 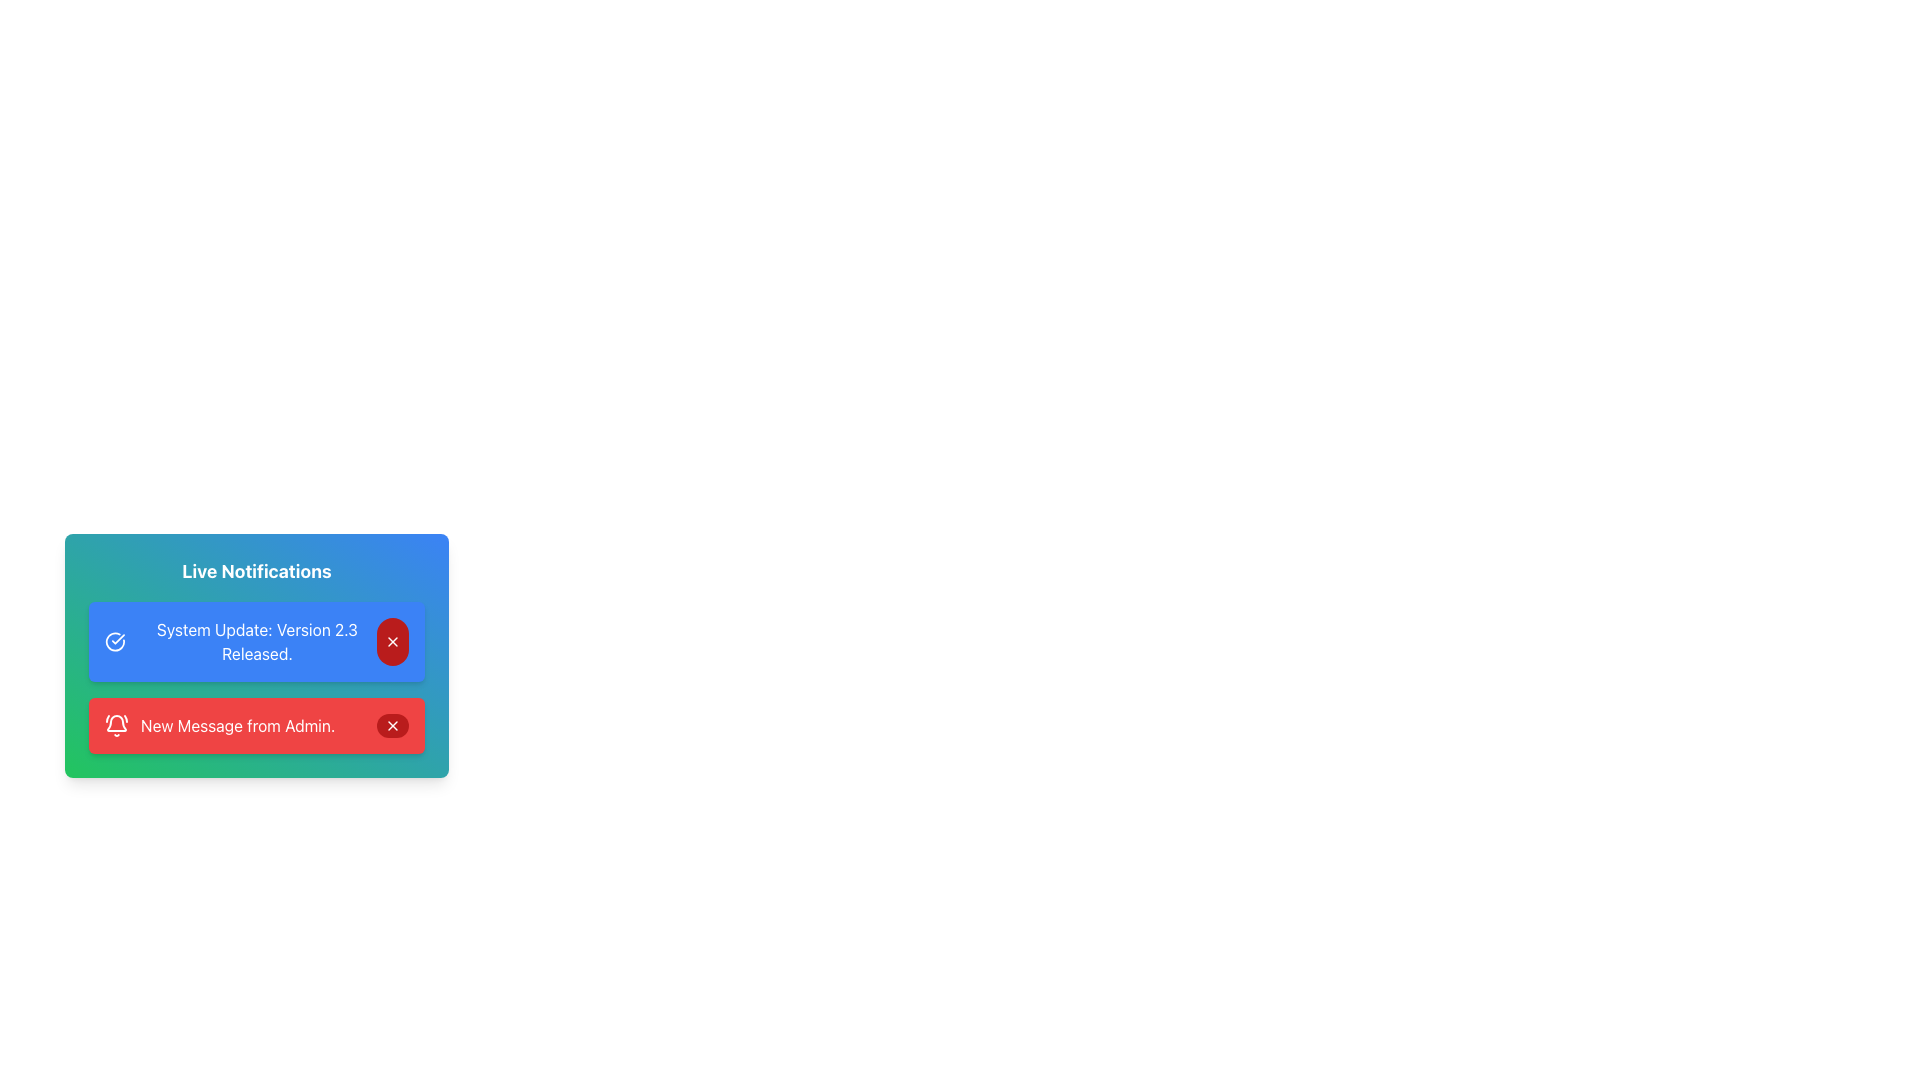 What do you see at coordinates (256, 641) in the screenshot?
I see `text content of the notification description located in the center of the blue notification box within the 'Live Notifications' section` at bounding box center [256, 641].